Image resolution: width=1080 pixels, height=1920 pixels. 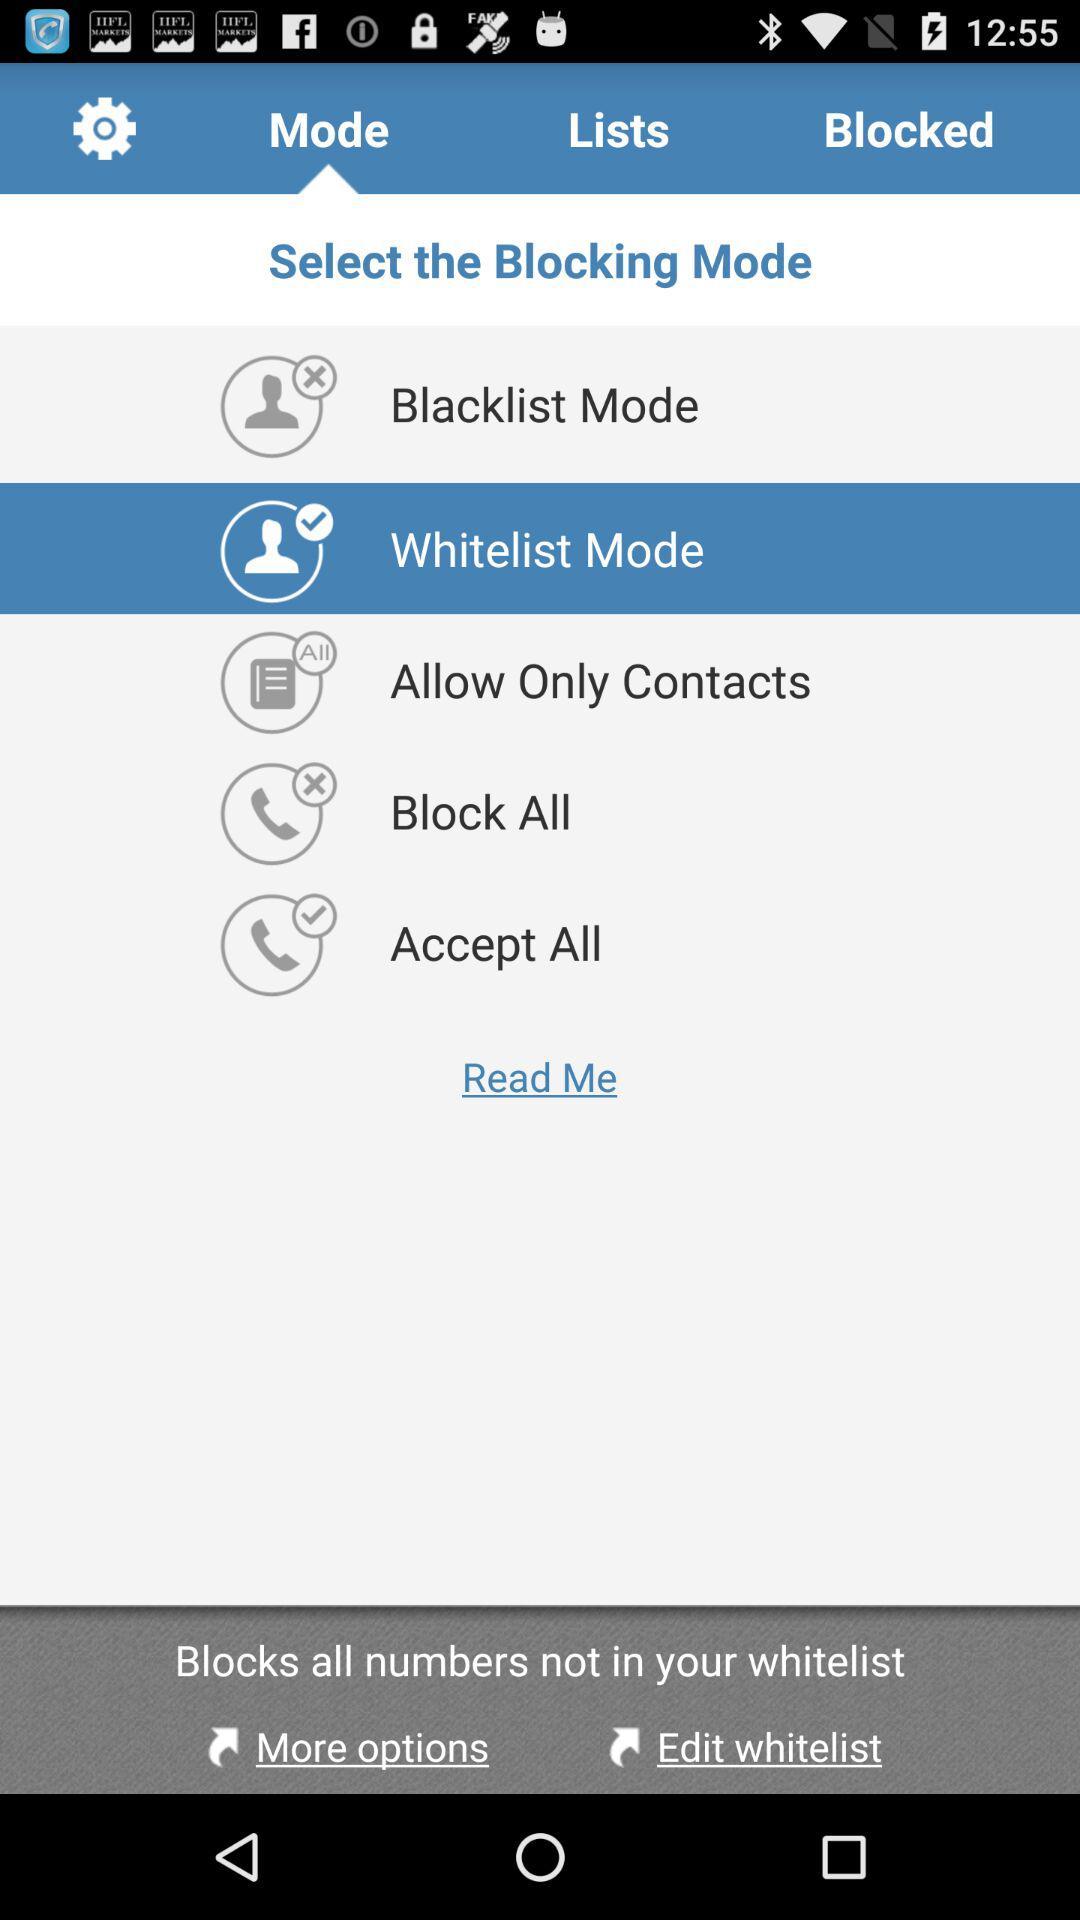 What do you see at coordinates (618, 127) in the screenshot?
I see `lists` at bounding box center [618, 127].